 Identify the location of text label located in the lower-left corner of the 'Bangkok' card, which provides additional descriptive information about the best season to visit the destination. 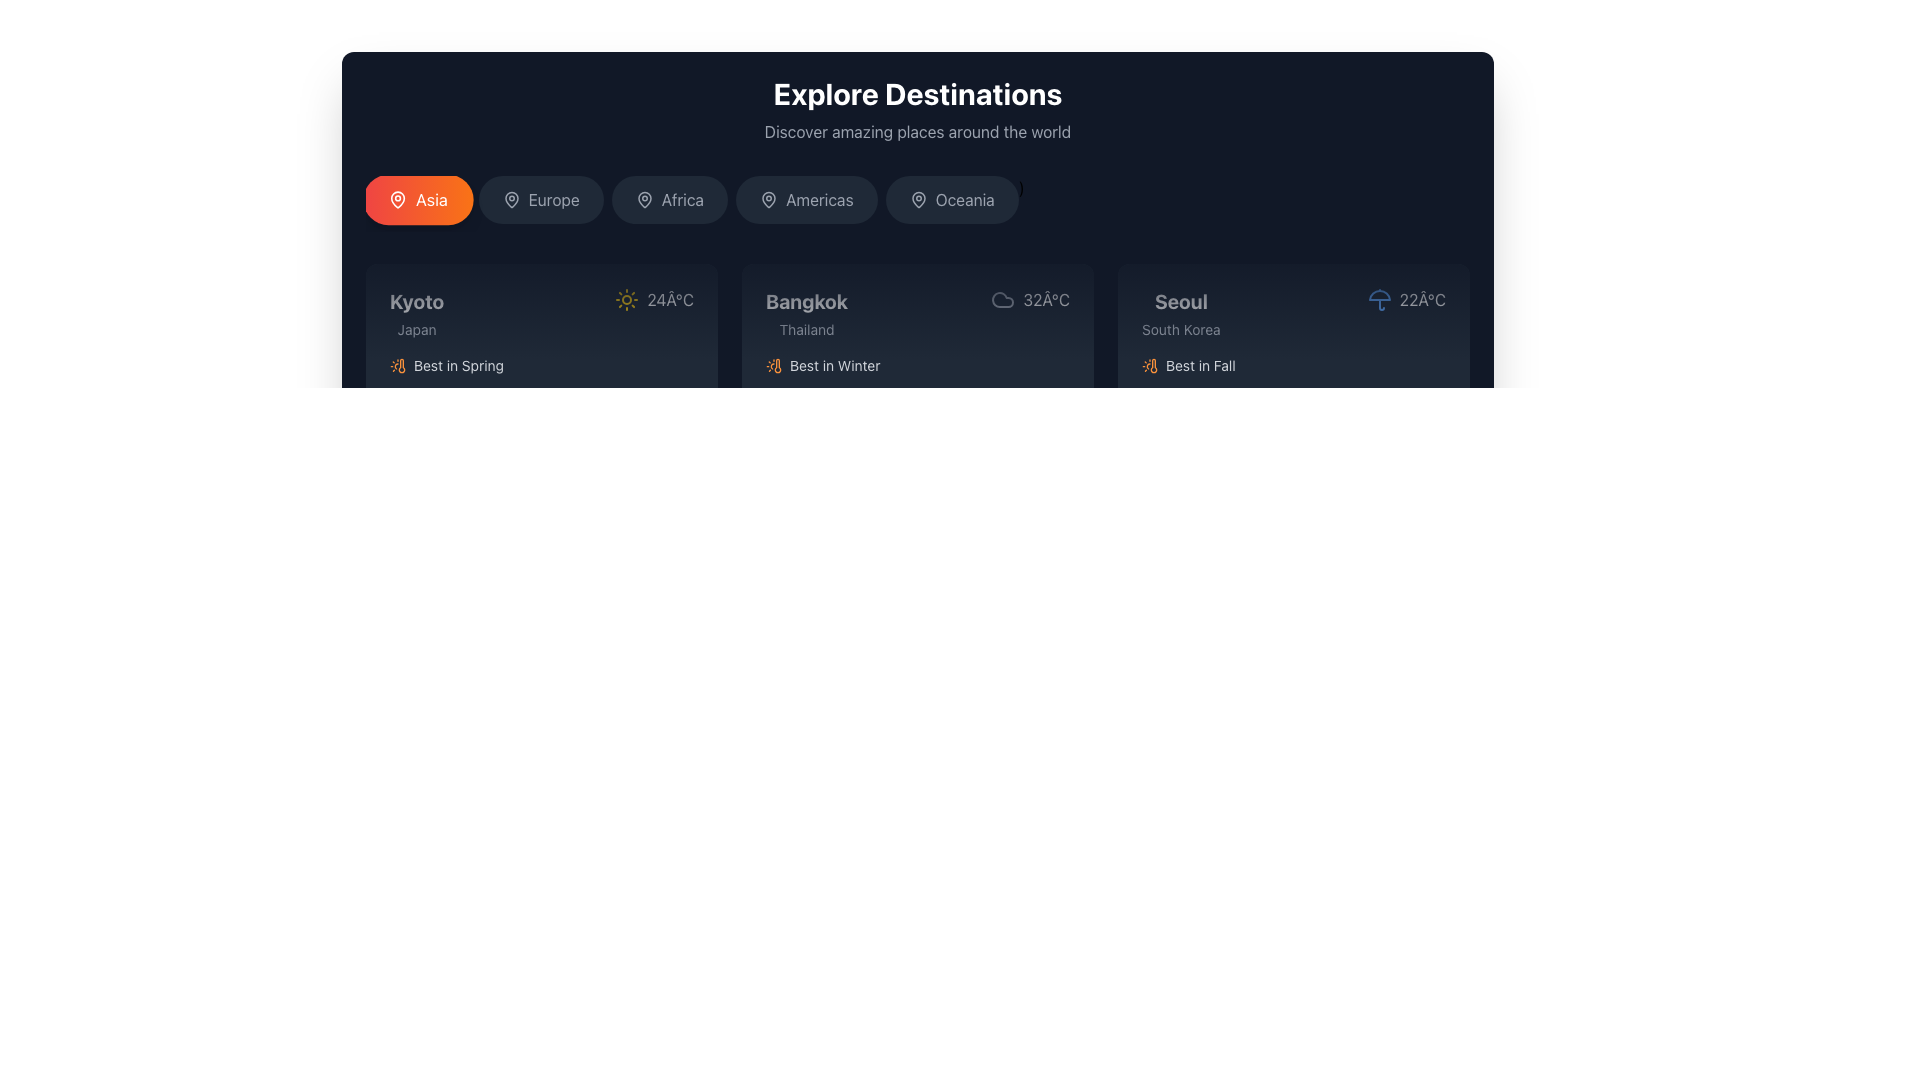
(835, 366).